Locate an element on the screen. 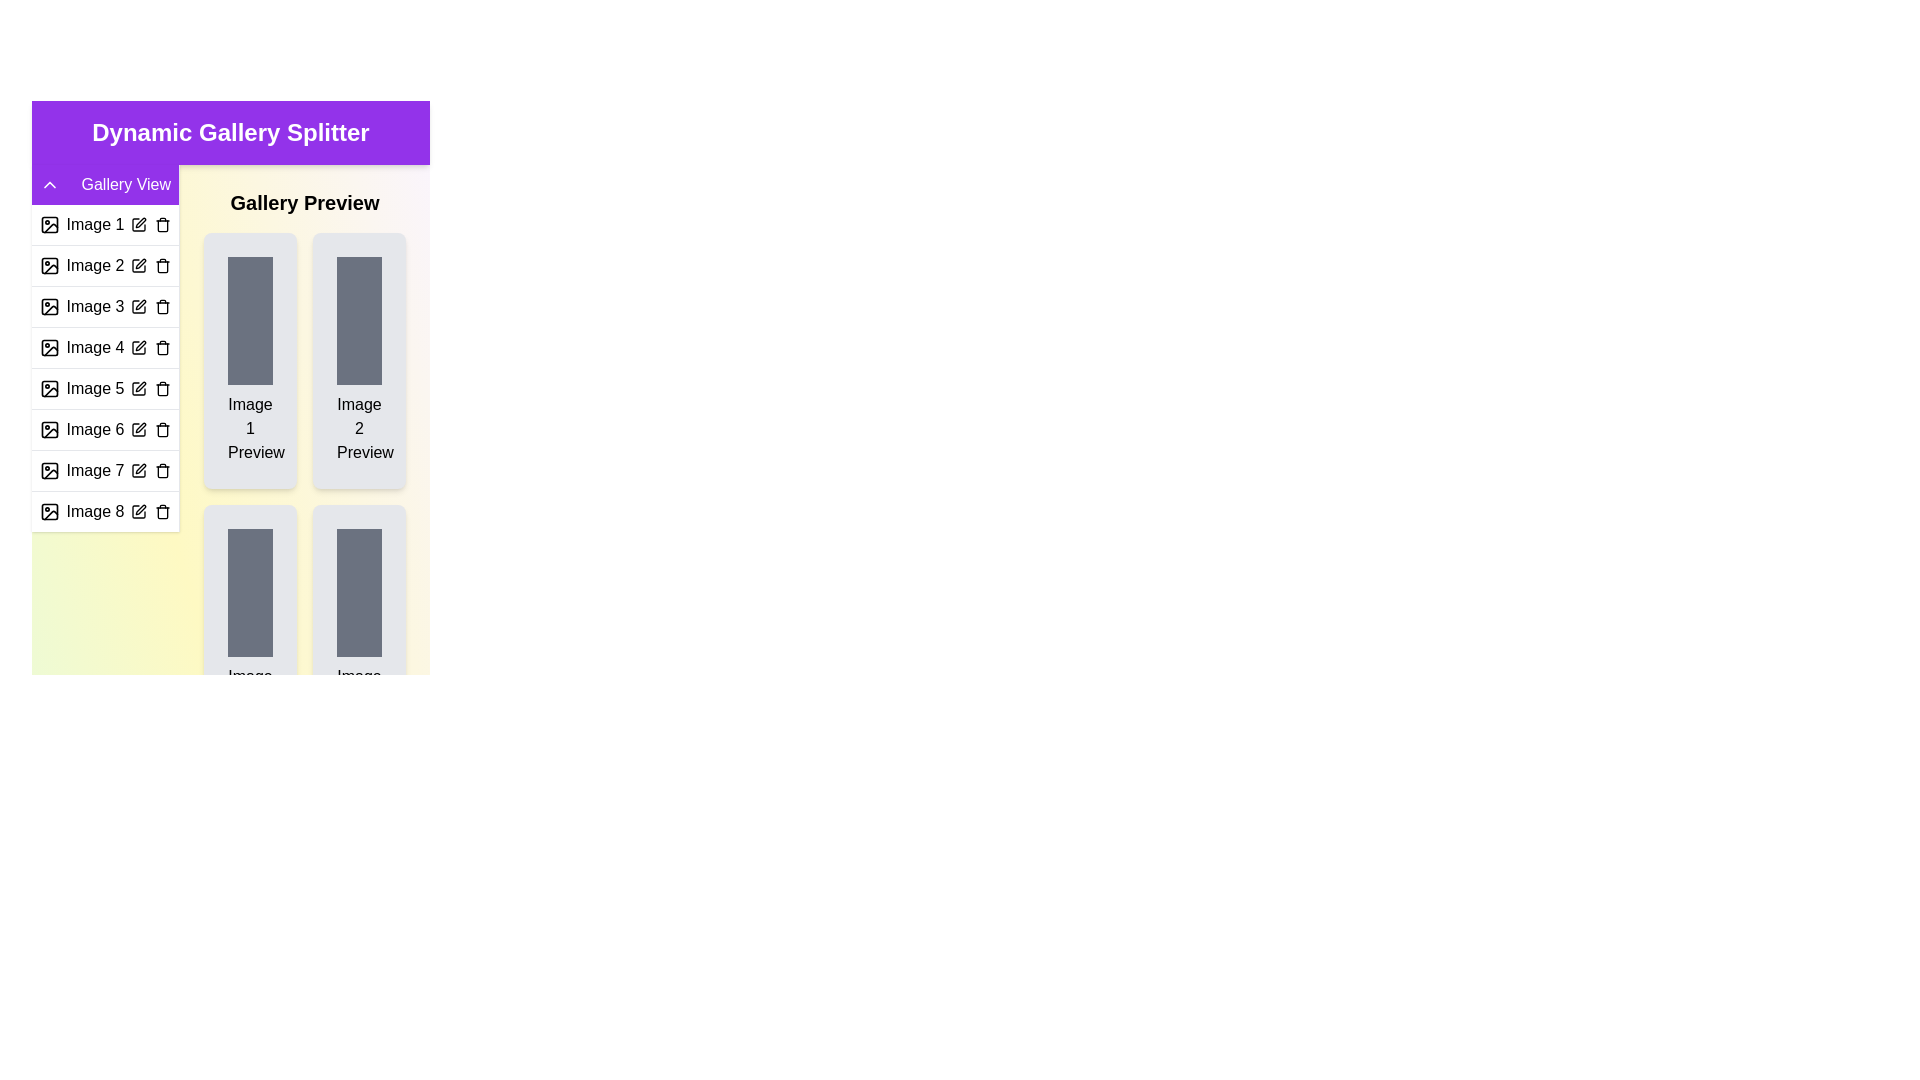 The height and width of the screenshot is (1080, 1920). the Icon Button resembling a pen over a square located to the right of 'Image 4' in the left-hand navigation pane is located at coordinates (139, 345).